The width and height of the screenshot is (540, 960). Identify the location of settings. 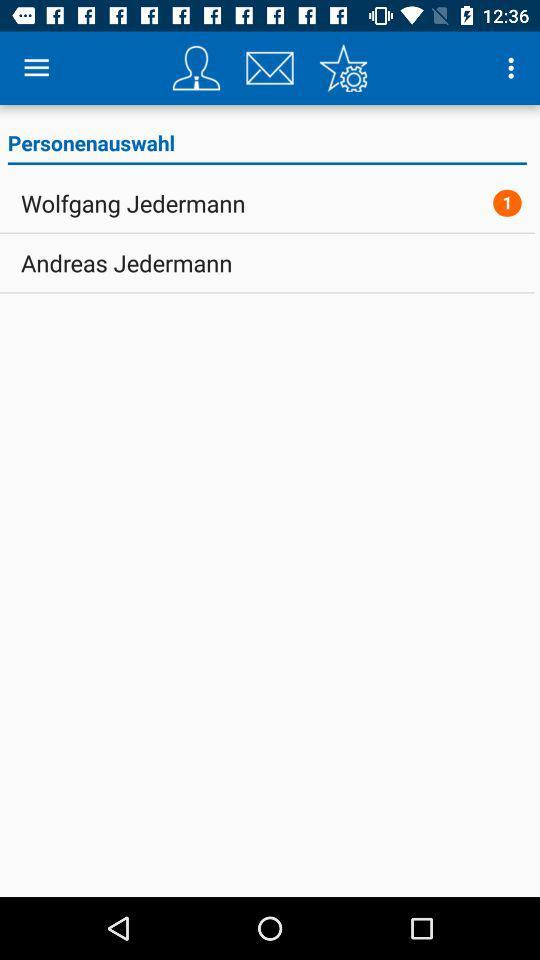
(342, 68).